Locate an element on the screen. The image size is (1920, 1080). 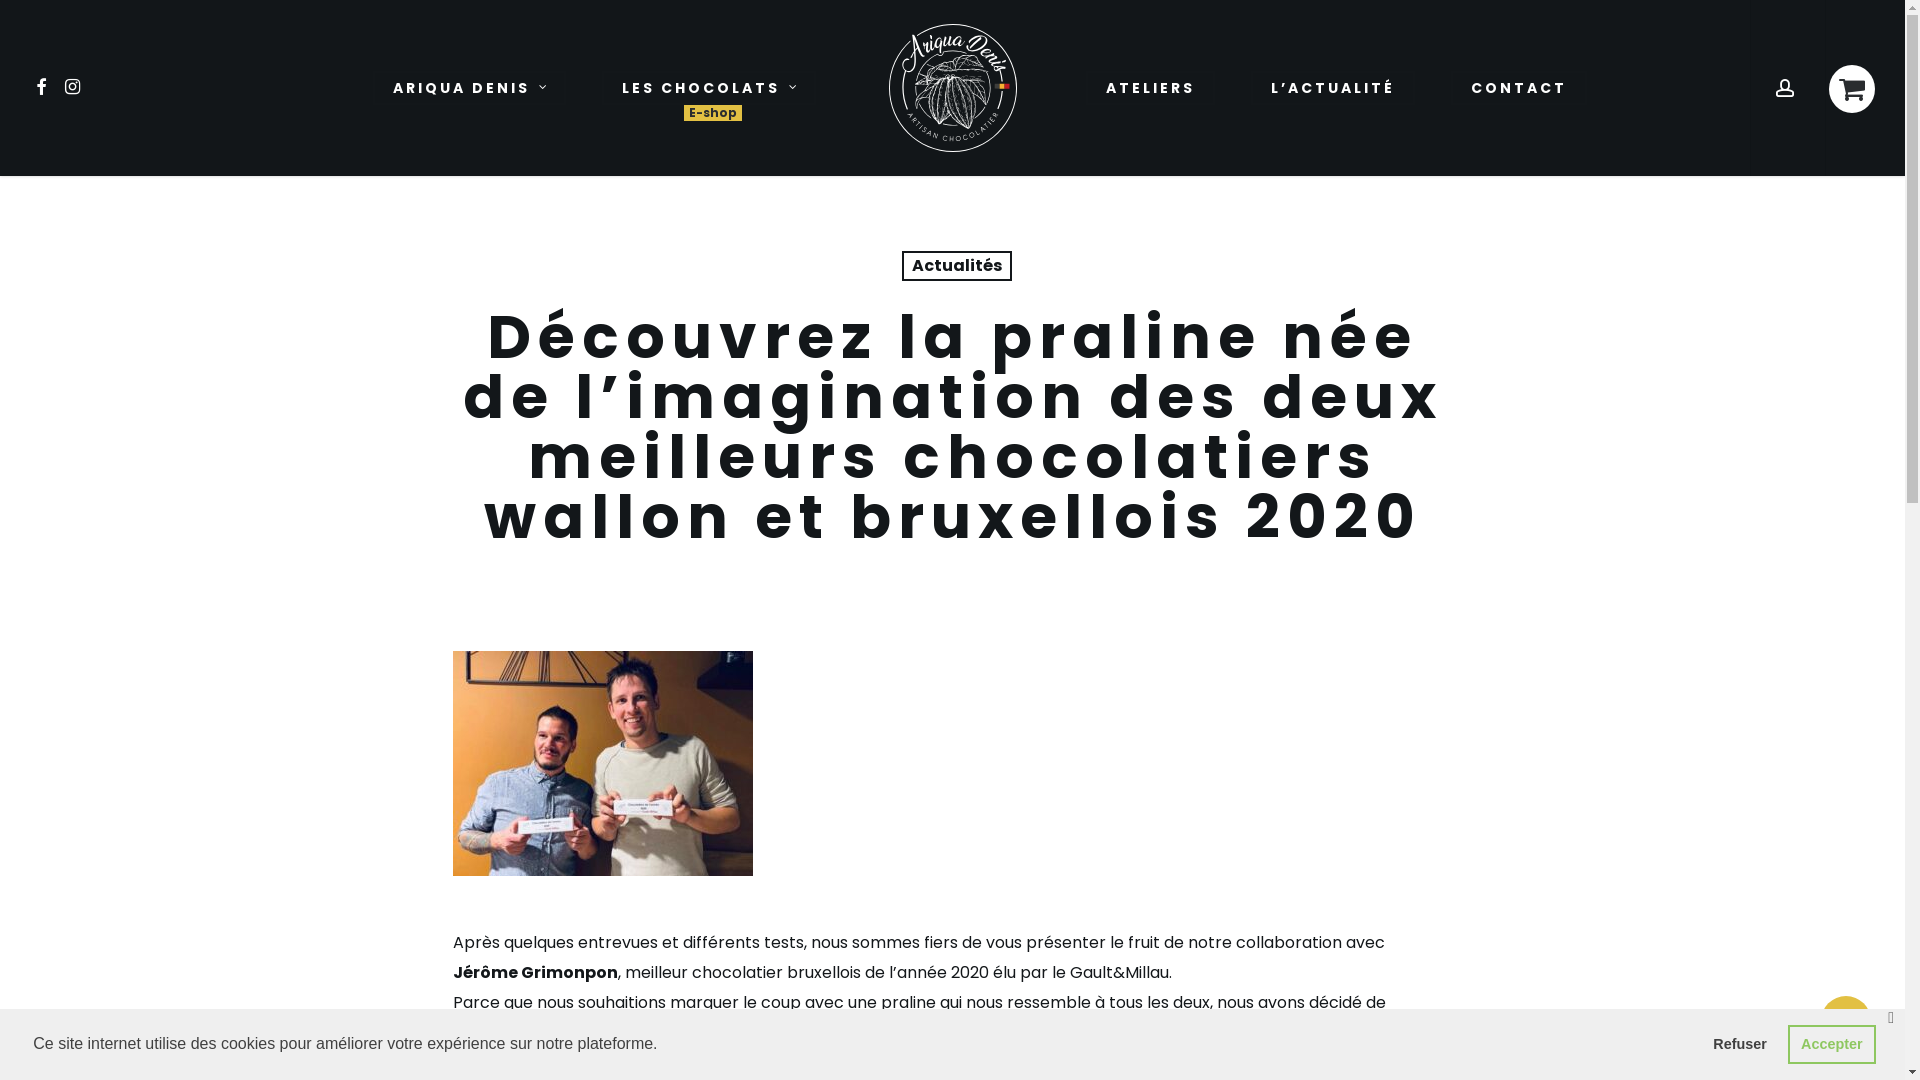
'Refuser' is located at coordinates (1698, 1043).